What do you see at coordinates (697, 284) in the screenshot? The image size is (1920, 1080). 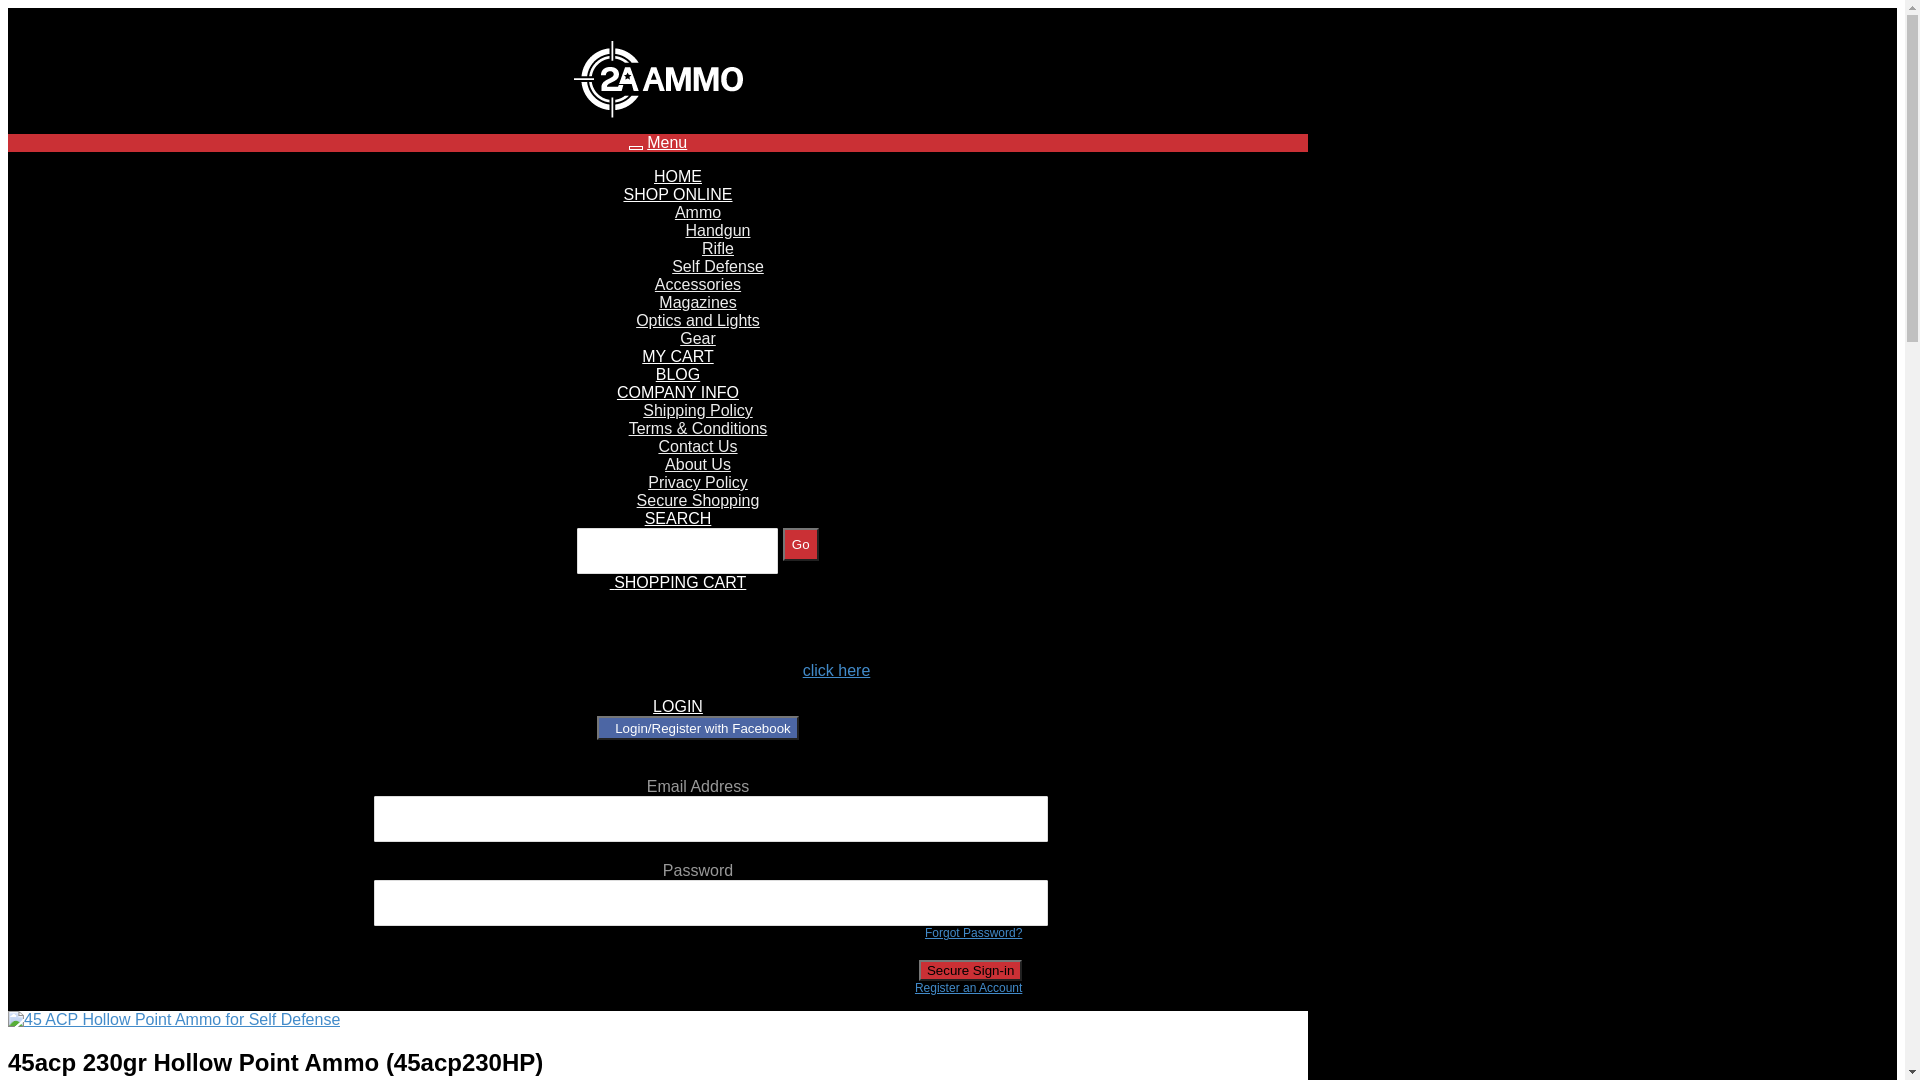 I see `'Accessories'` at bounding box center [697, 284].